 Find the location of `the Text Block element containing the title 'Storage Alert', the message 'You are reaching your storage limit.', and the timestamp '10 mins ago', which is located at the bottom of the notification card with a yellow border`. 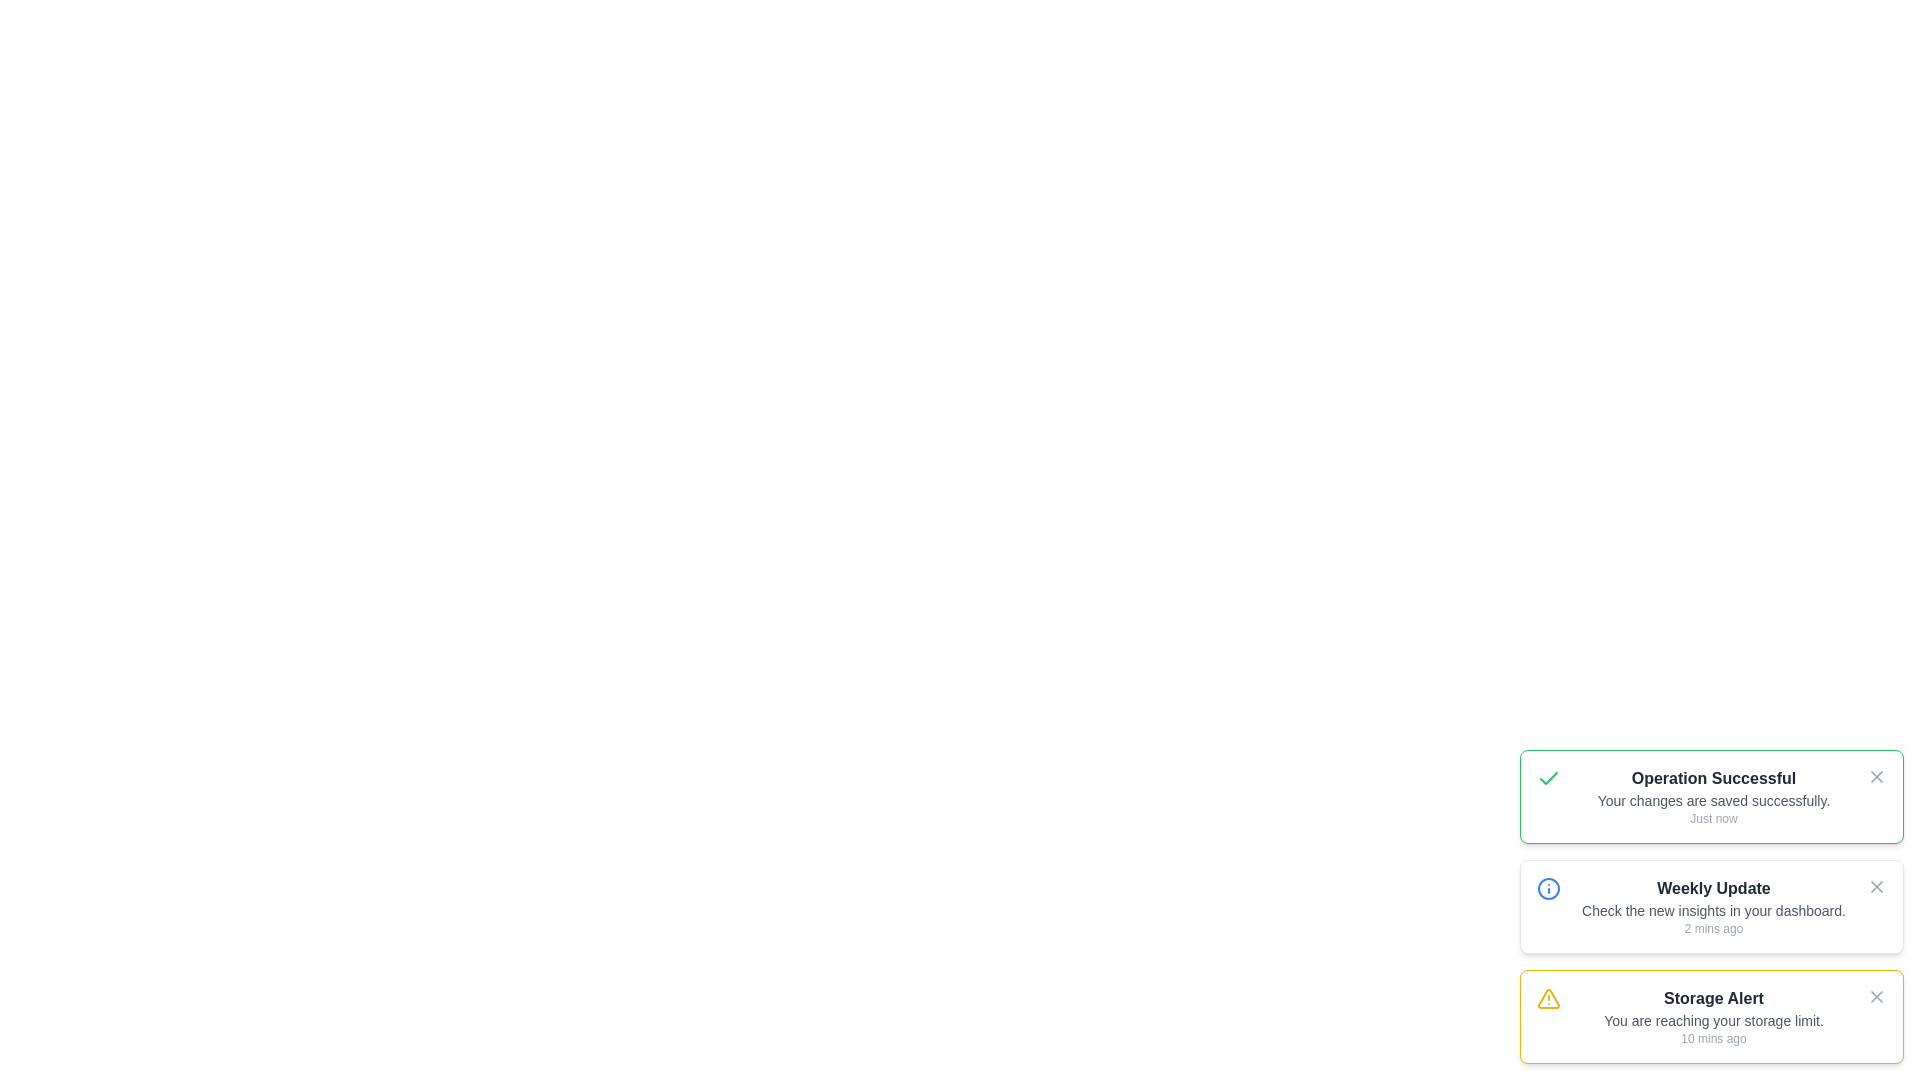

the Text Block element containing the title 'Storage Alert', the message 'You are reaching your storage limit.', and the timestamp '10 mins ago', which is located at the bottom of the notification card with a yellow border is located at coordinates (1712, 1017).